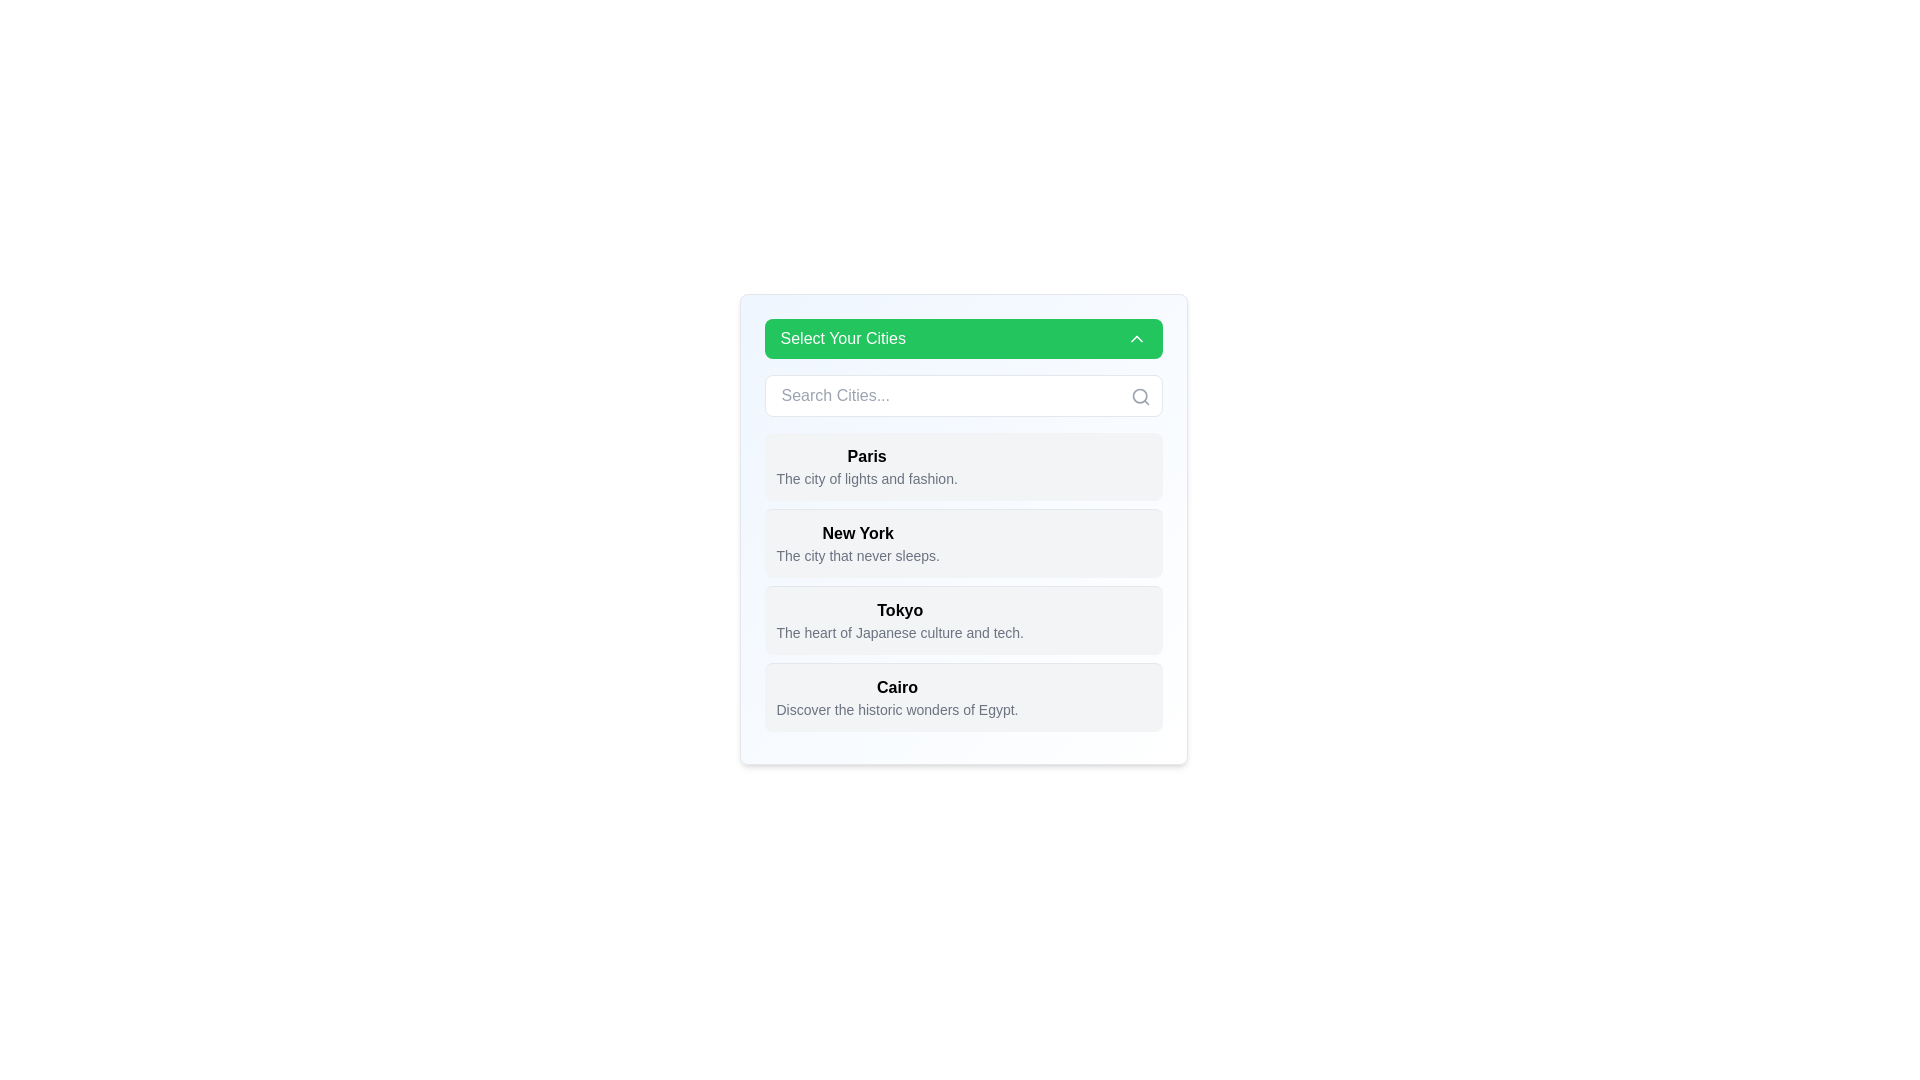 This screenshot has height=1080, width=1920. I want to click on the selectable list item labeled 'Tokyo', which is the third item in a vertical list under the 'Select Your Cities' header, so click(963, 619).